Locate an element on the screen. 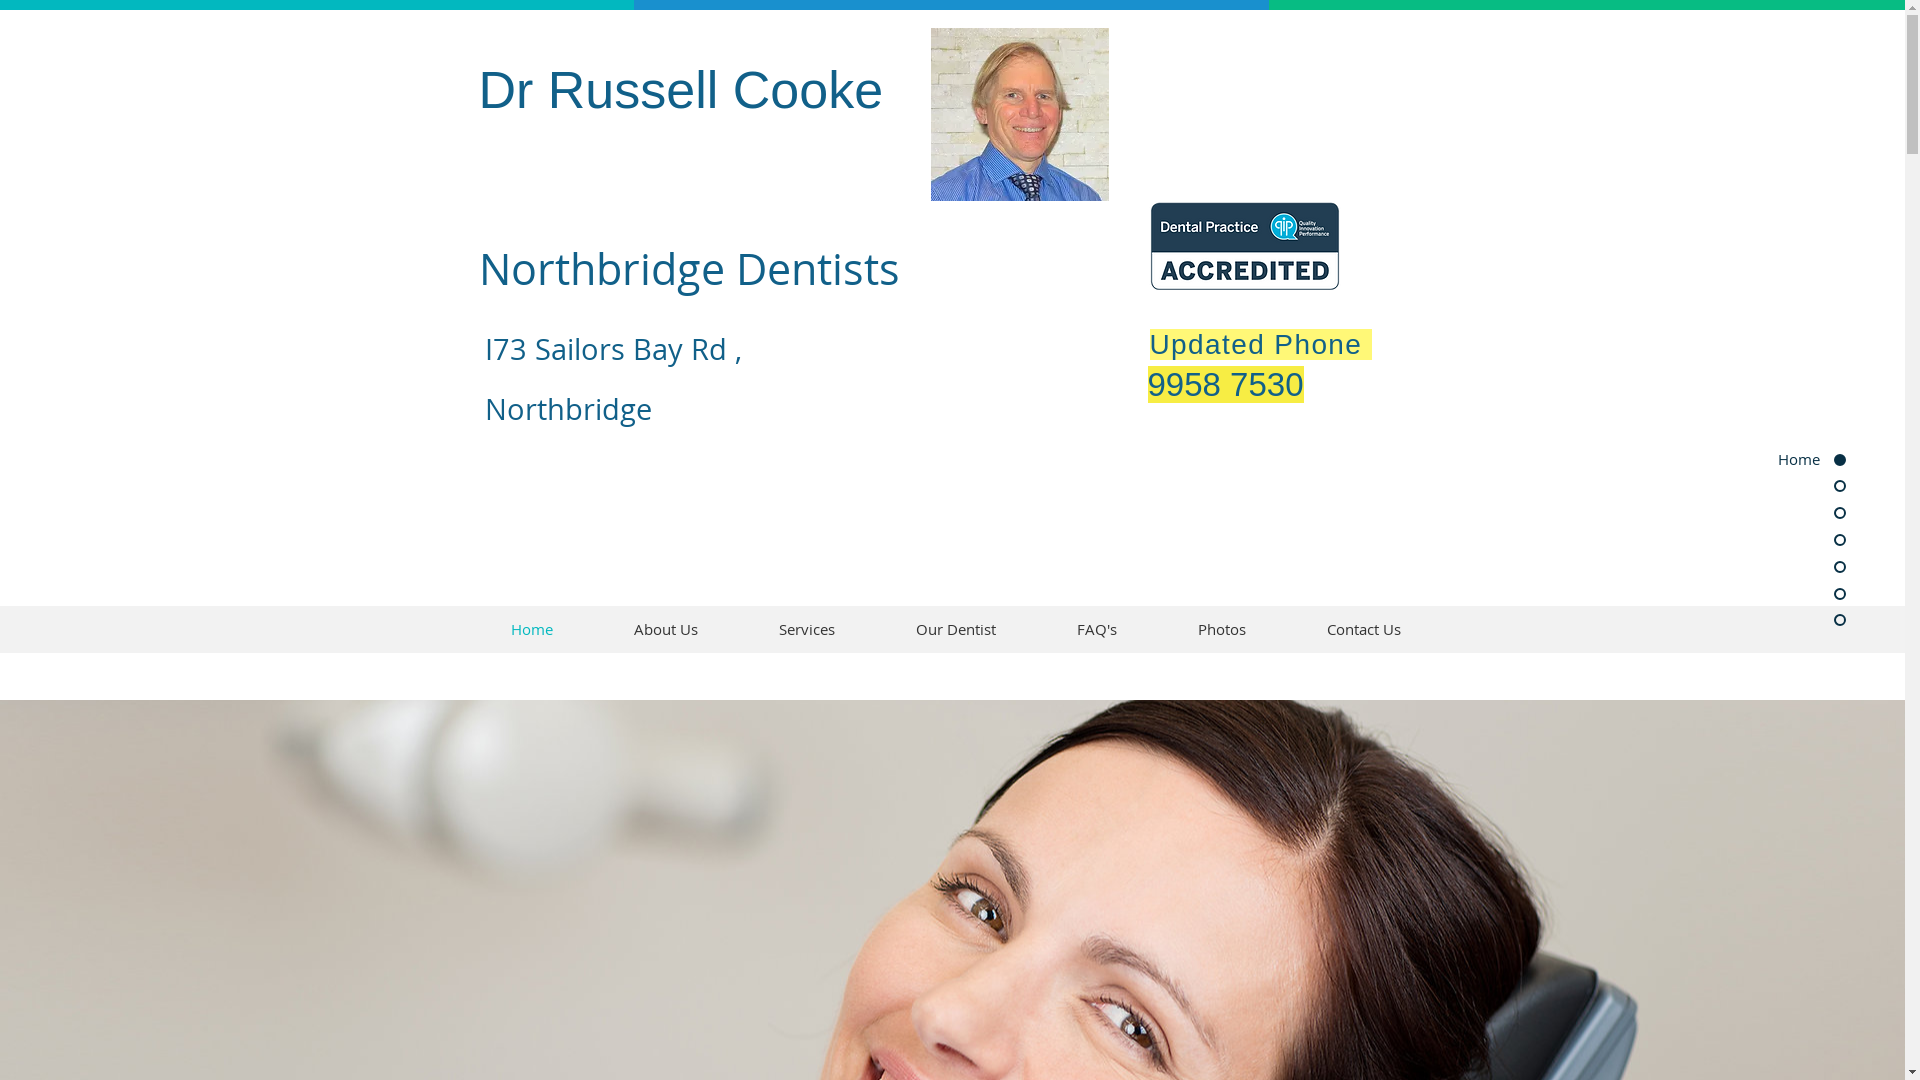 Image resolution: width=1920 pixels, height=1080 pixels. 'Photos' is located at coordinates (1221, 628).